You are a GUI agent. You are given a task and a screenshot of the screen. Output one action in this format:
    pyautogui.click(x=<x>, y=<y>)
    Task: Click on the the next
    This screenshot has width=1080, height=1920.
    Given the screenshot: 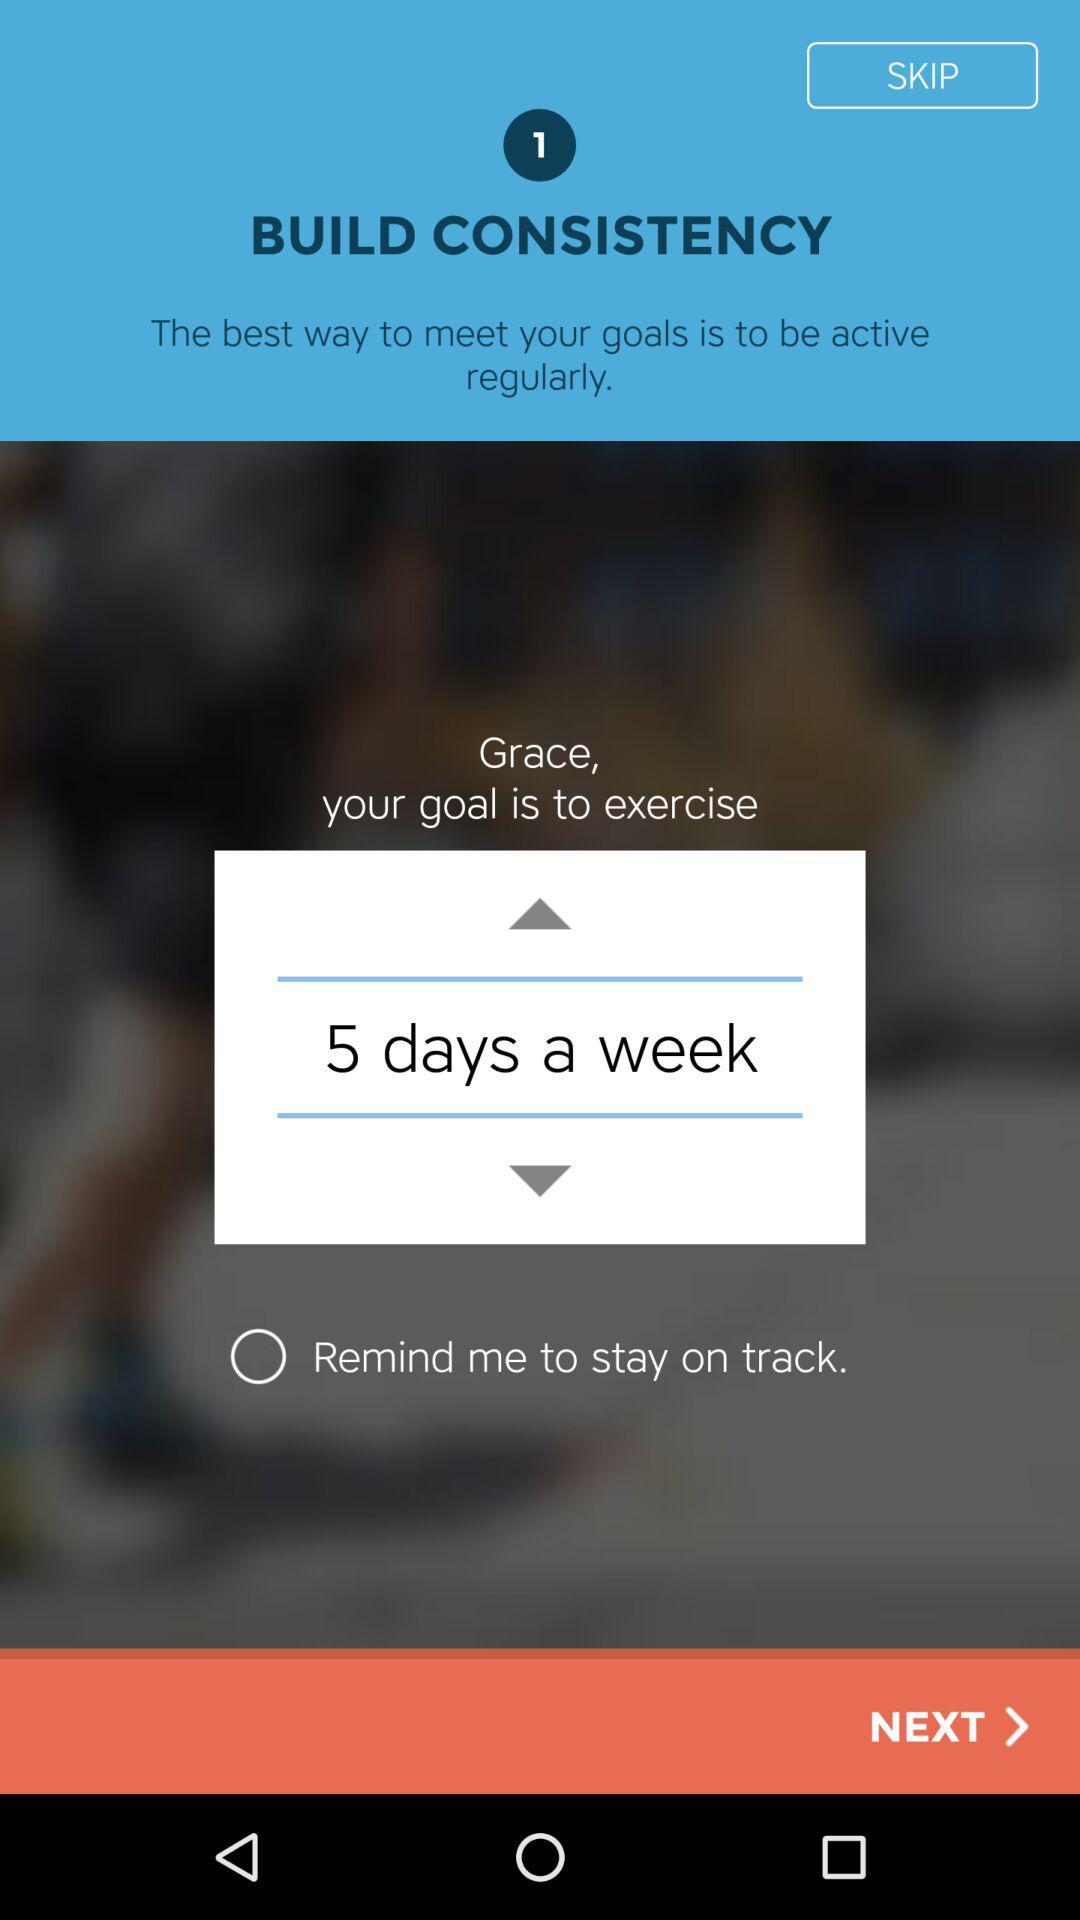 What is the action you would take?
    pyautogui.click(x=952, y=1725)
    